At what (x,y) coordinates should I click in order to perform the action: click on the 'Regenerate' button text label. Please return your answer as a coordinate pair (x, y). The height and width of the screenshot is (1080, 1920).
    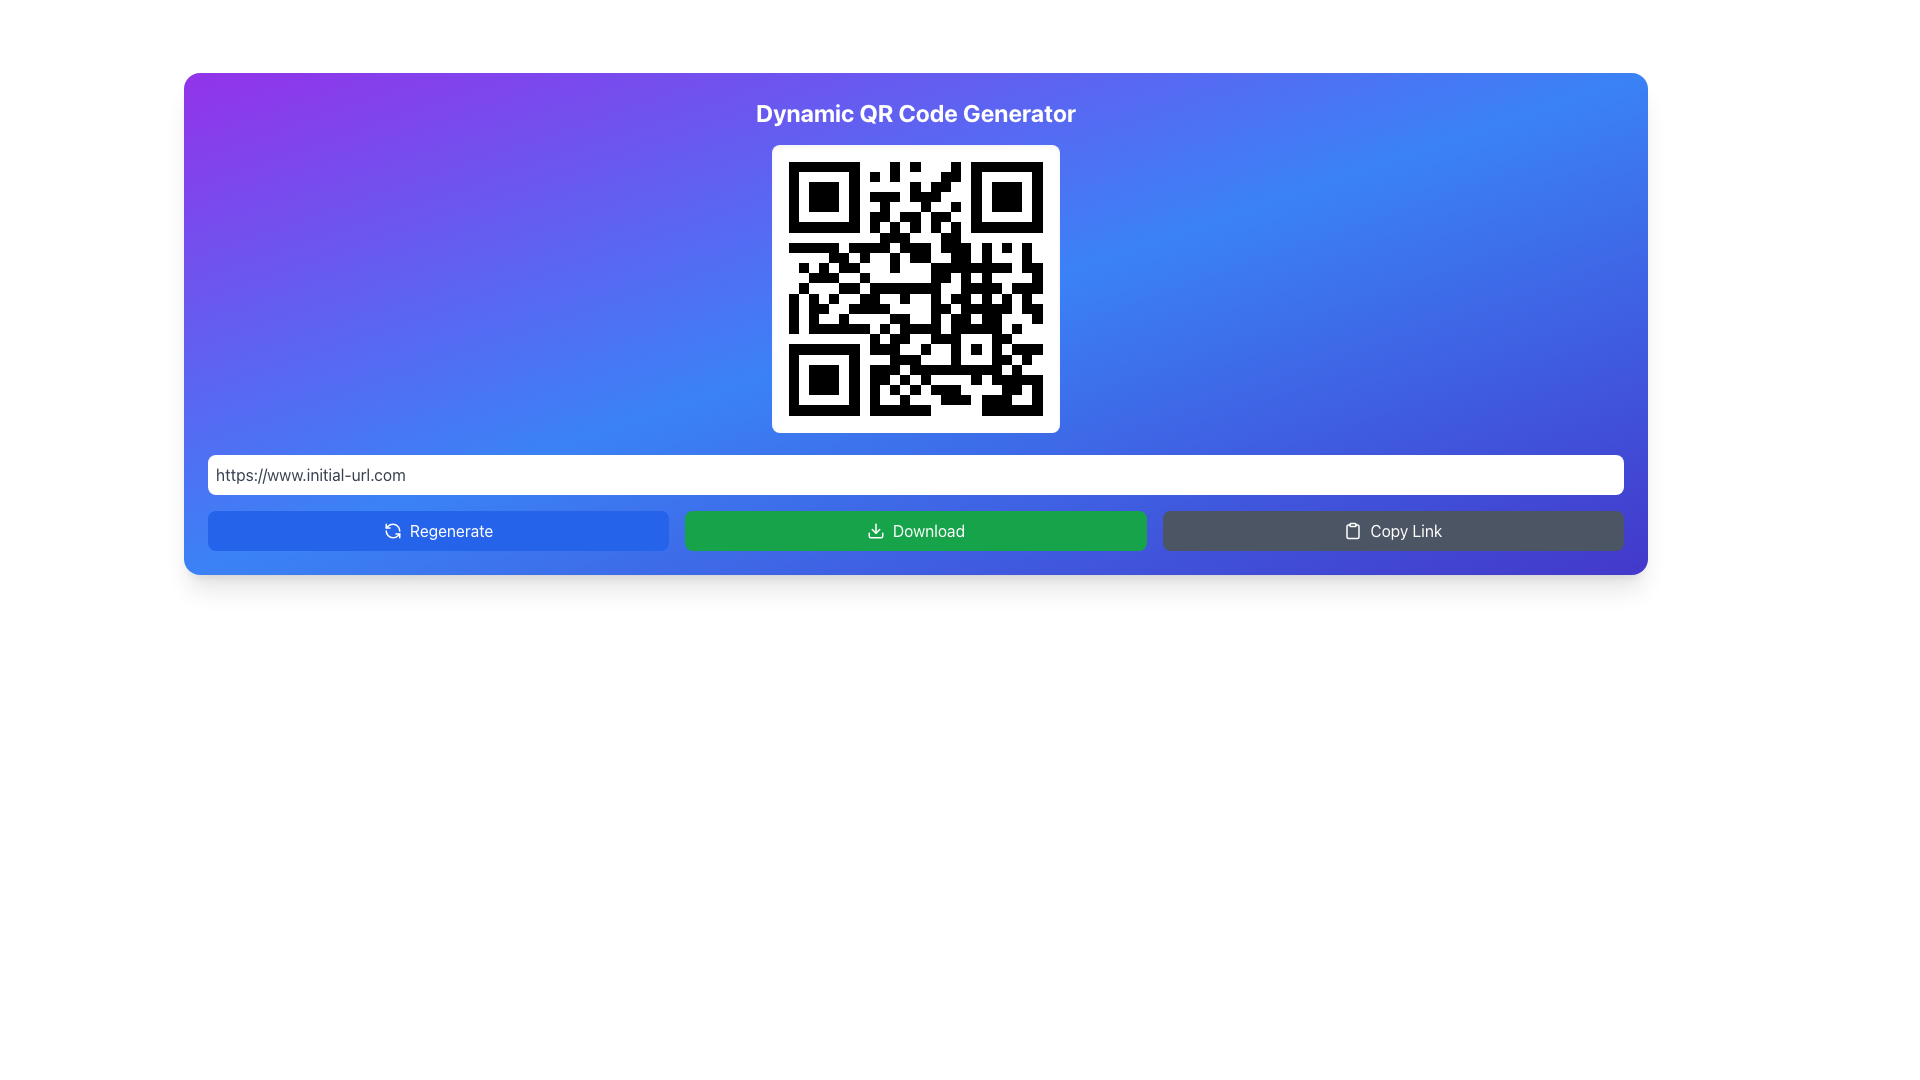
    Looking at the image, I should click on (450, 530).